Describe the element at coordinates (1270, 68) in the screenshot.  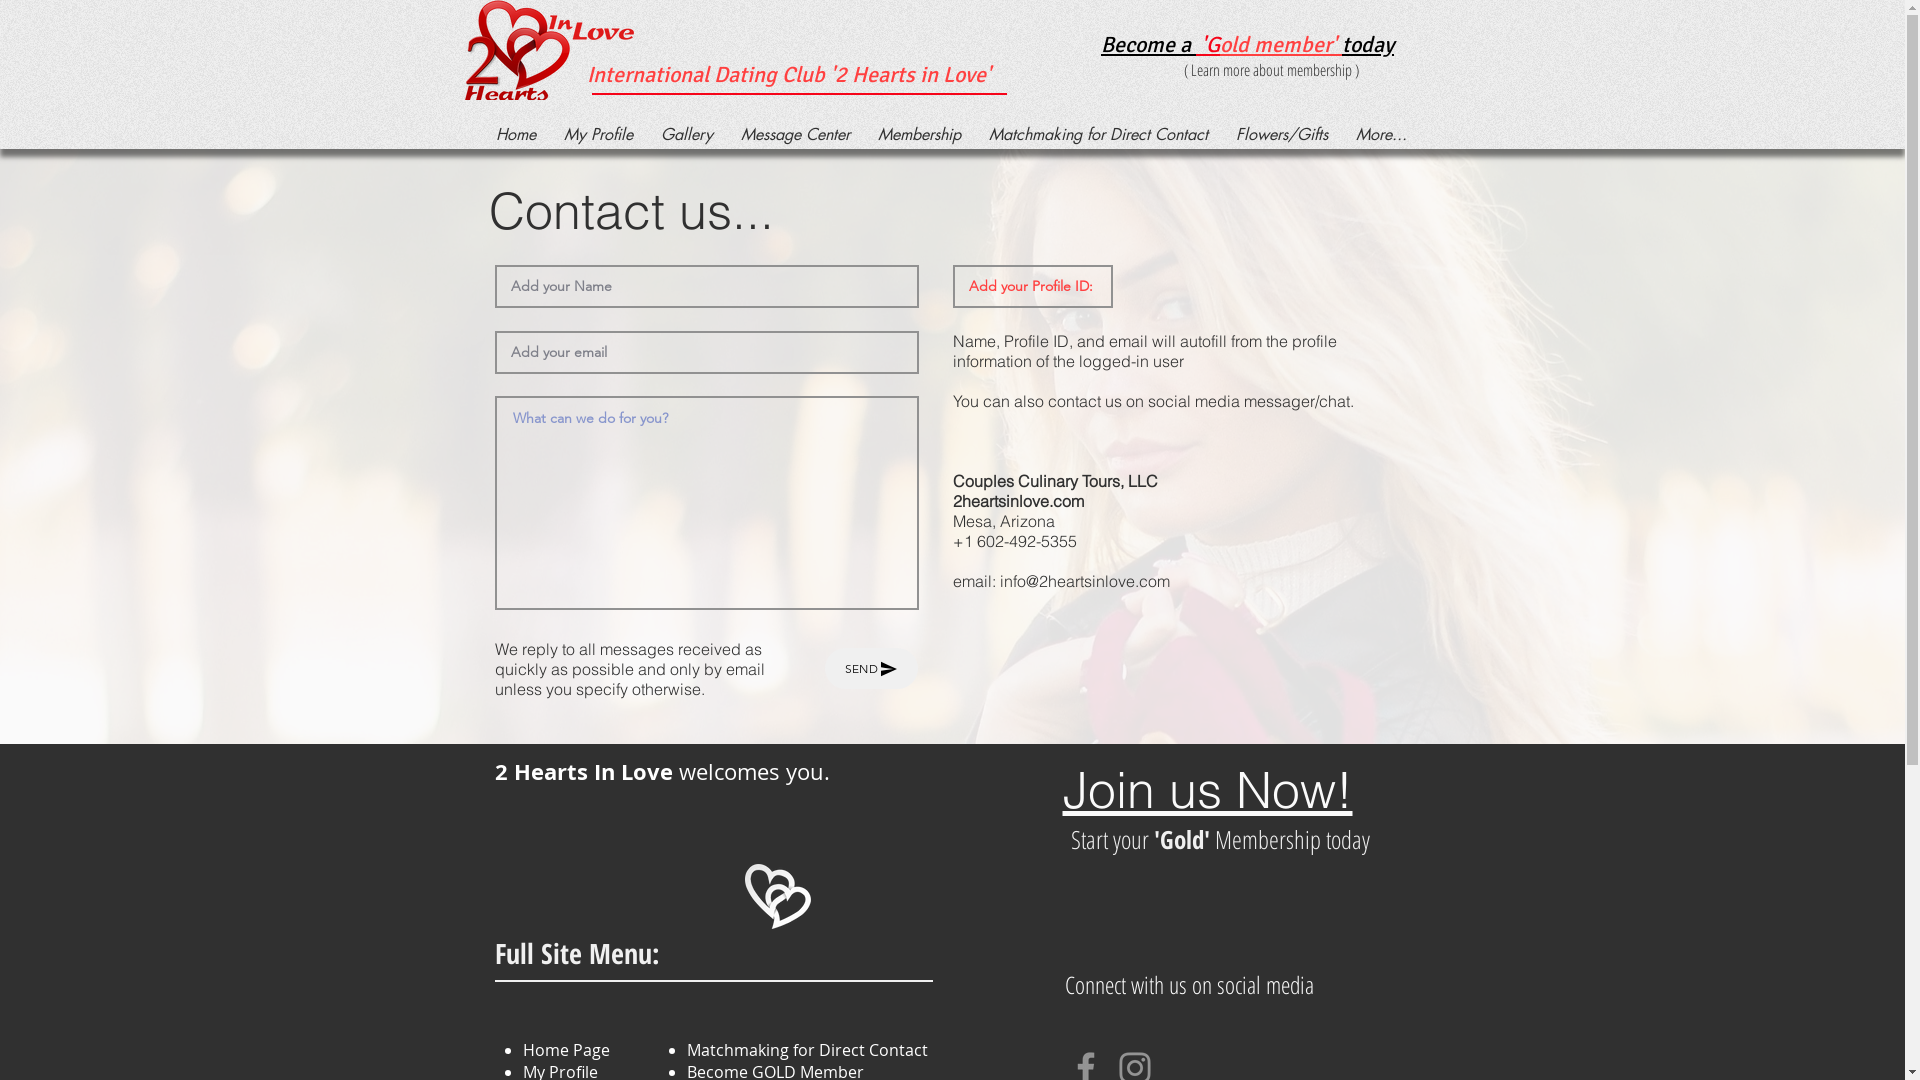
I see `'( Learn more about membership )'` at that location.